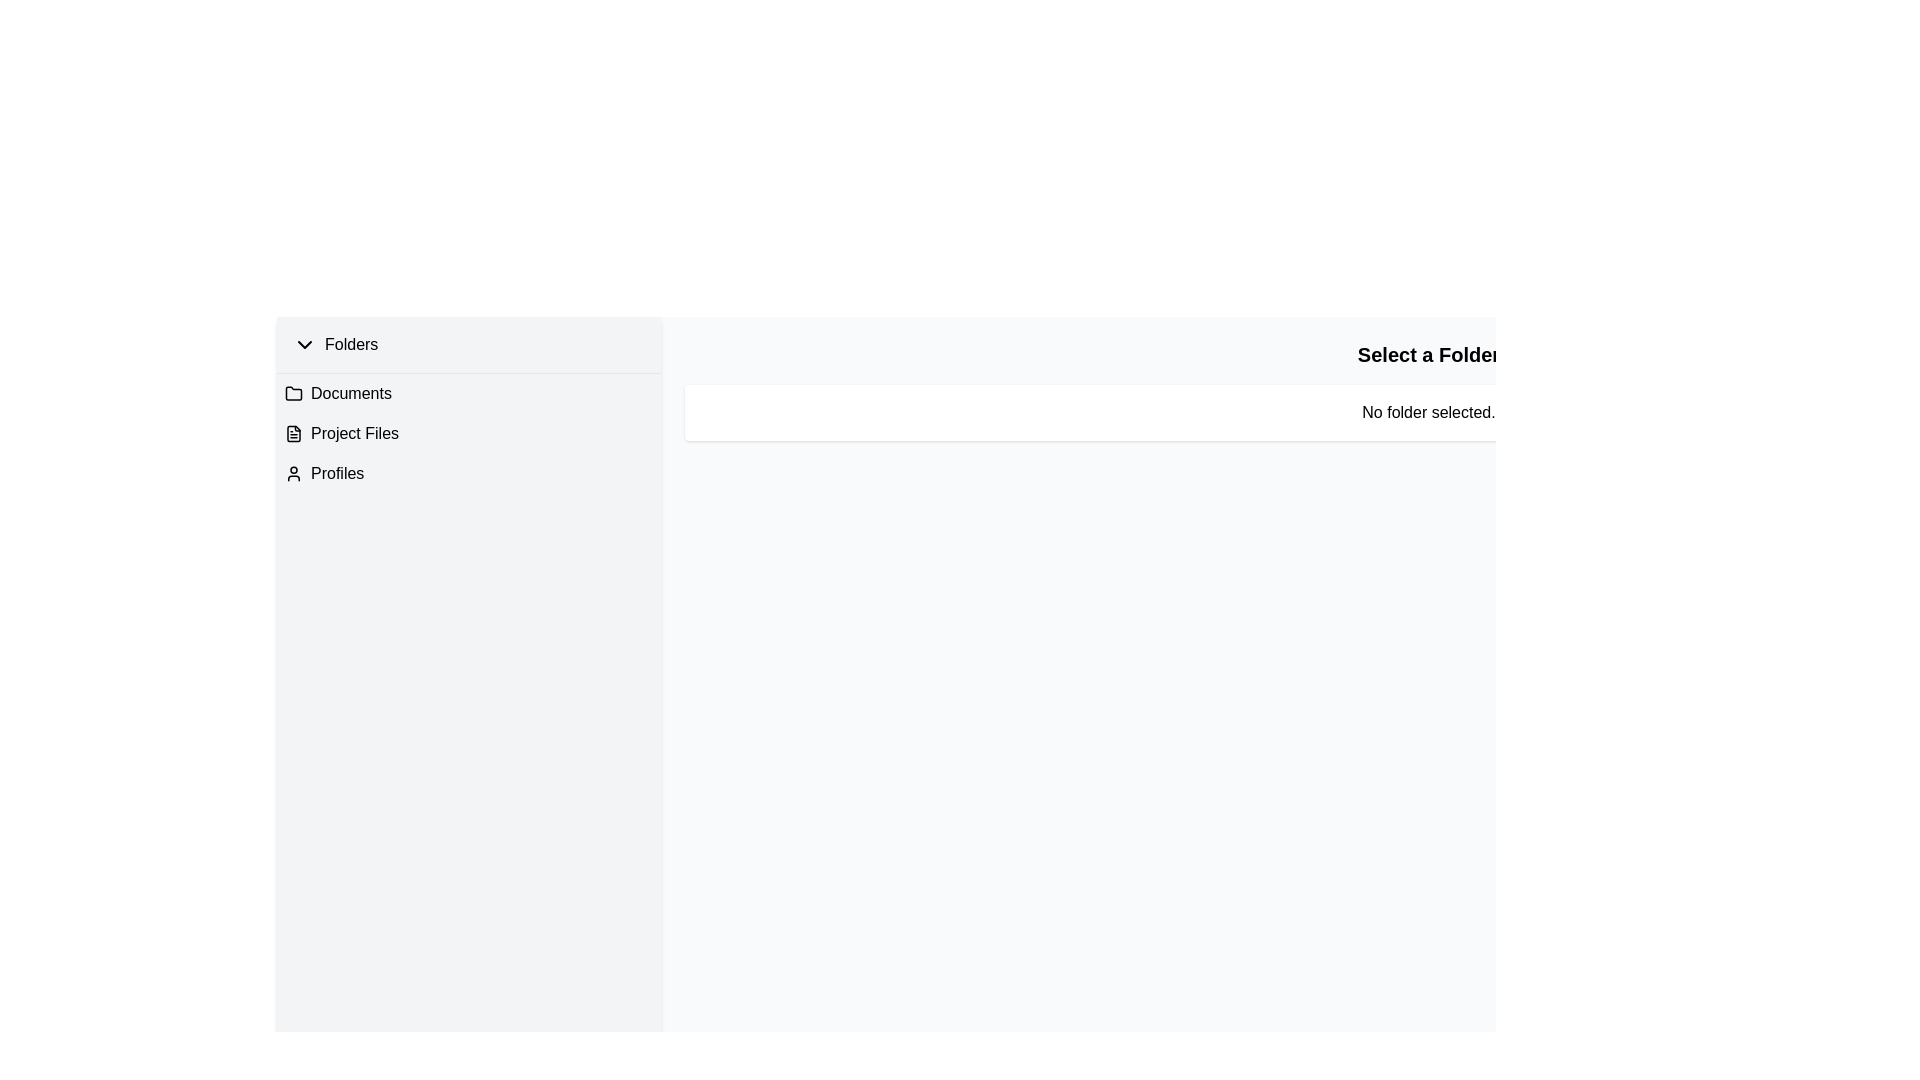 The image size is (1920, 1080). I want to click on the first item in the left sidebar labeled 'Documents', so click(468, 393).